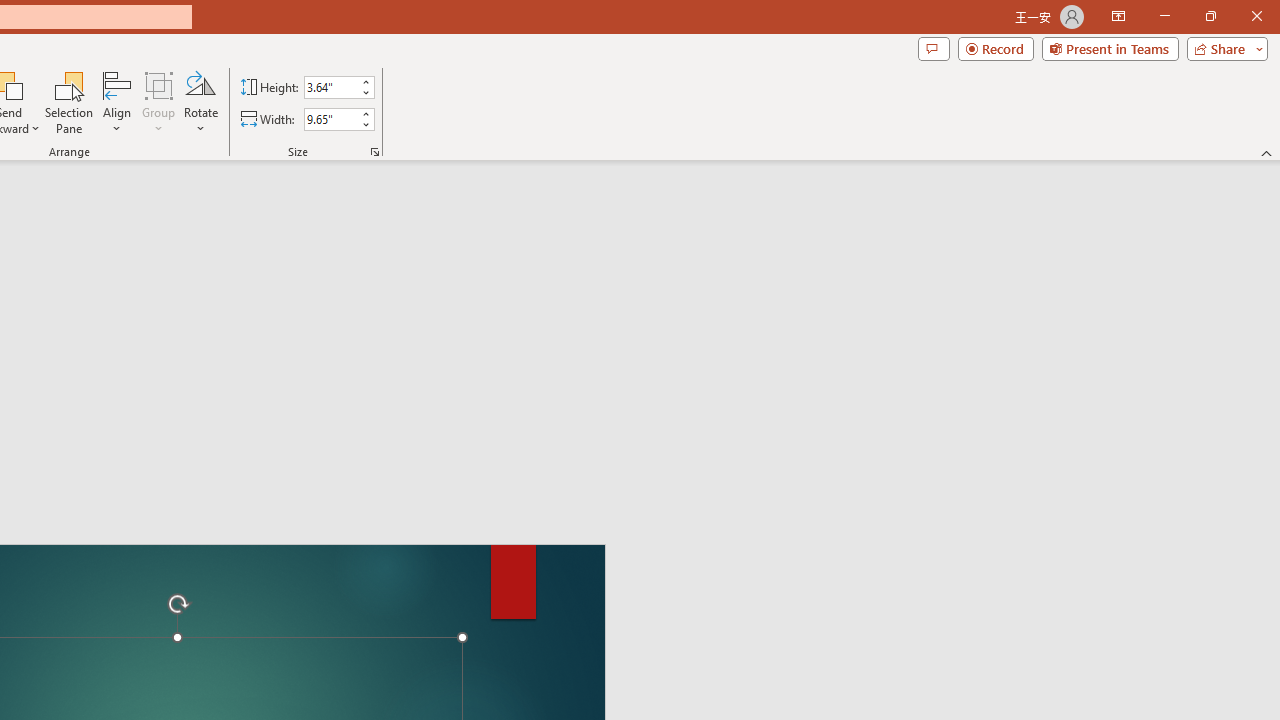 The image size is (1280, 720). Describe the element at coordinates (330, 119) in the screenshot. I see `'Shape Width'` at that location.